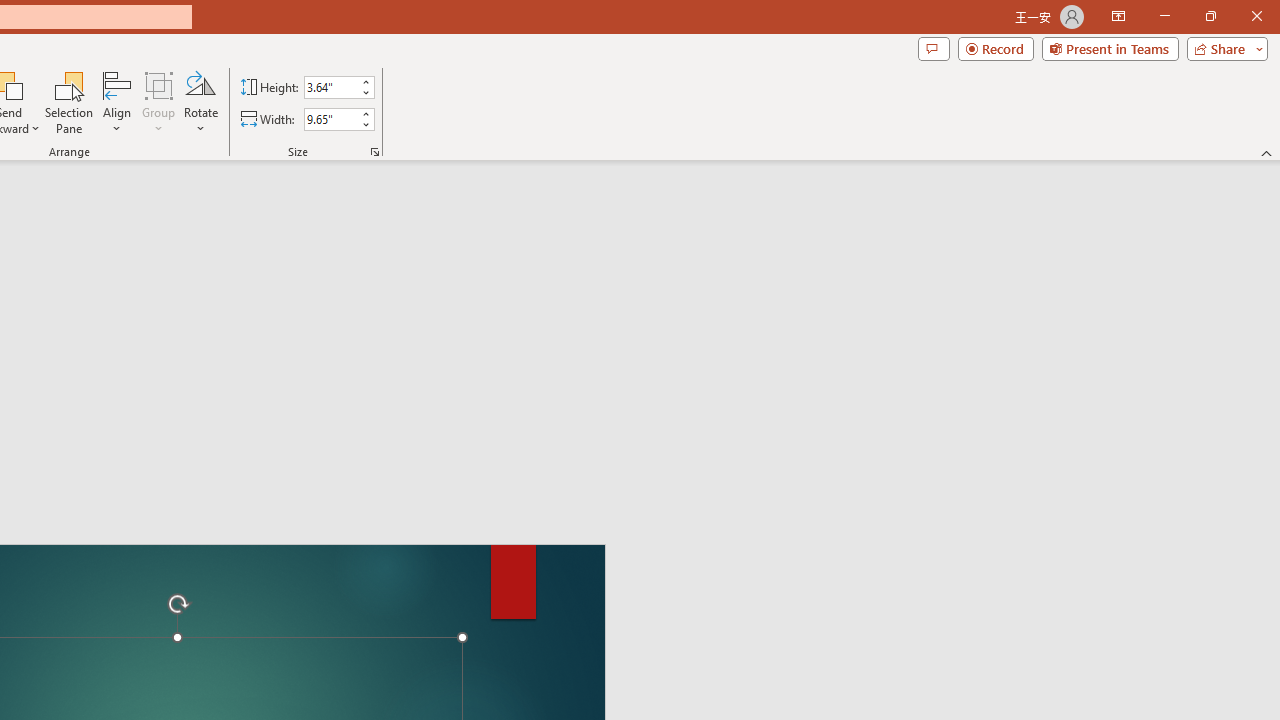 The image size is (1280, 720). Describe the element at coordinates (330, 119) in the screenshot. I see `'Shape Width'` at that location.